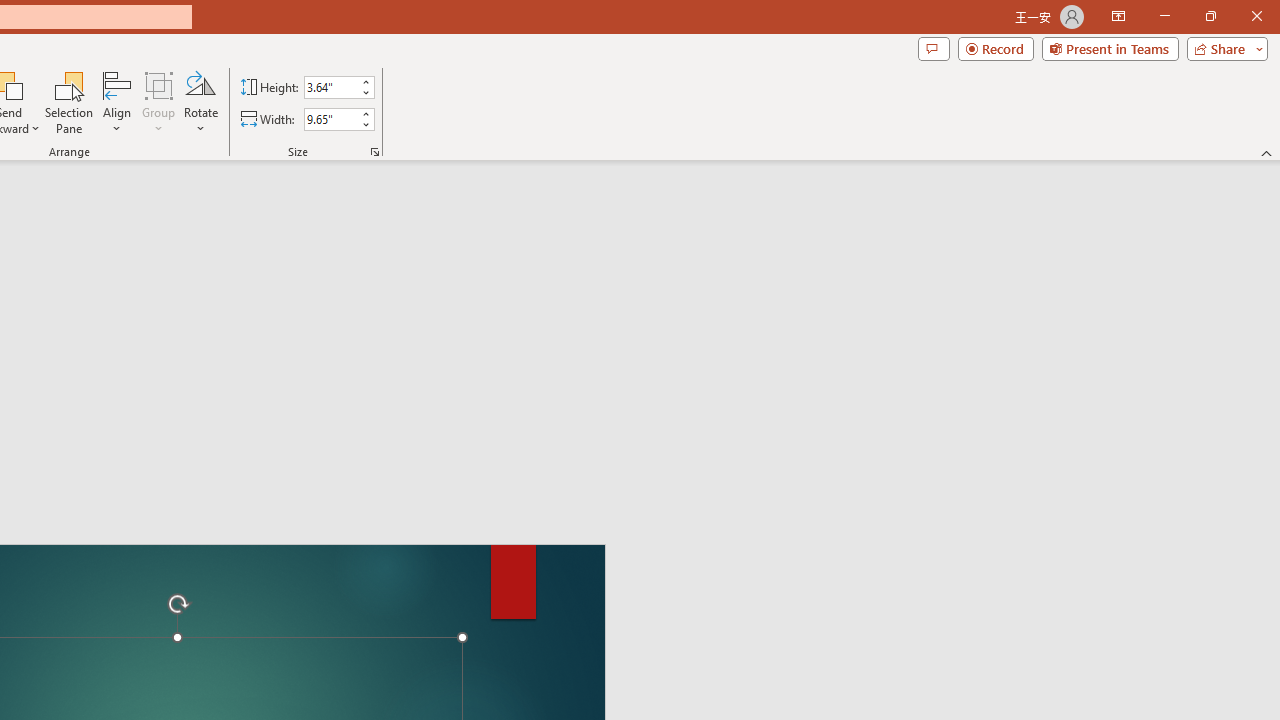 The image size is (1280, 720). Describe the element at coordinates (330, 119) in the screenshot. I see `'Shape Width'` at that location.